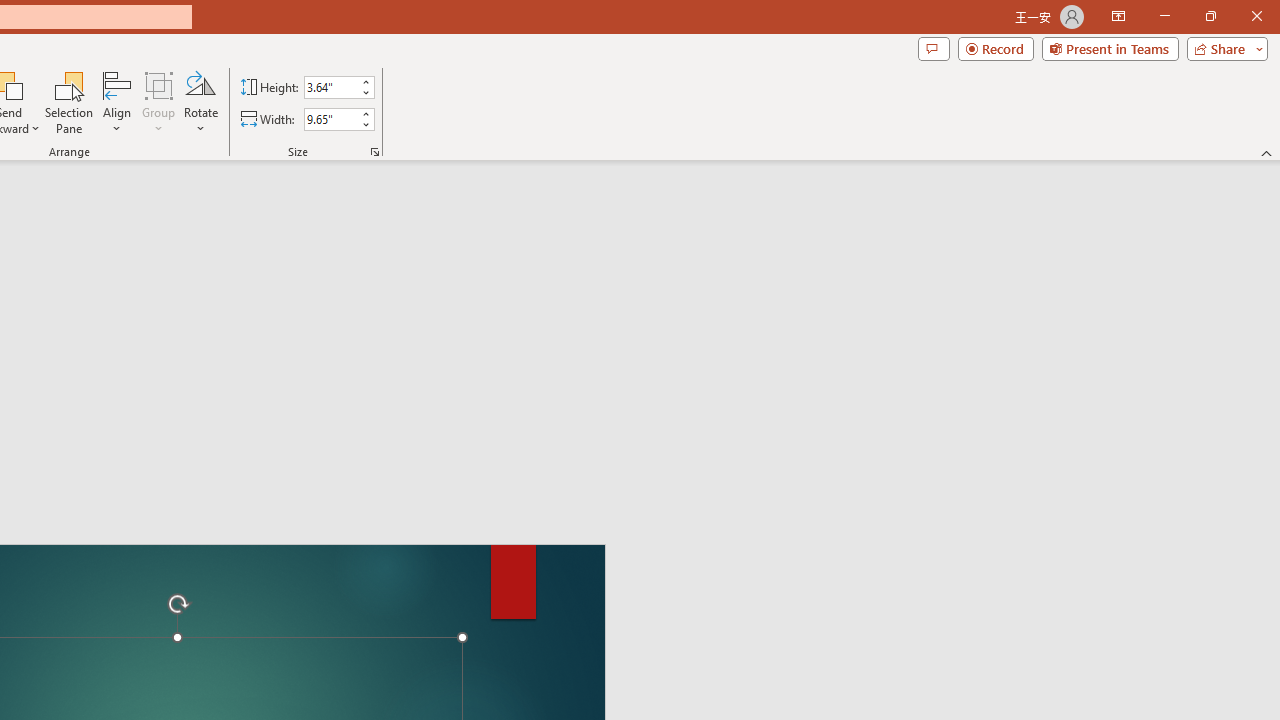 The image size is (1280, 720). Describe the element at coordinates (330, 119) in the screenshot. I see `'Shape Width'` at that location.